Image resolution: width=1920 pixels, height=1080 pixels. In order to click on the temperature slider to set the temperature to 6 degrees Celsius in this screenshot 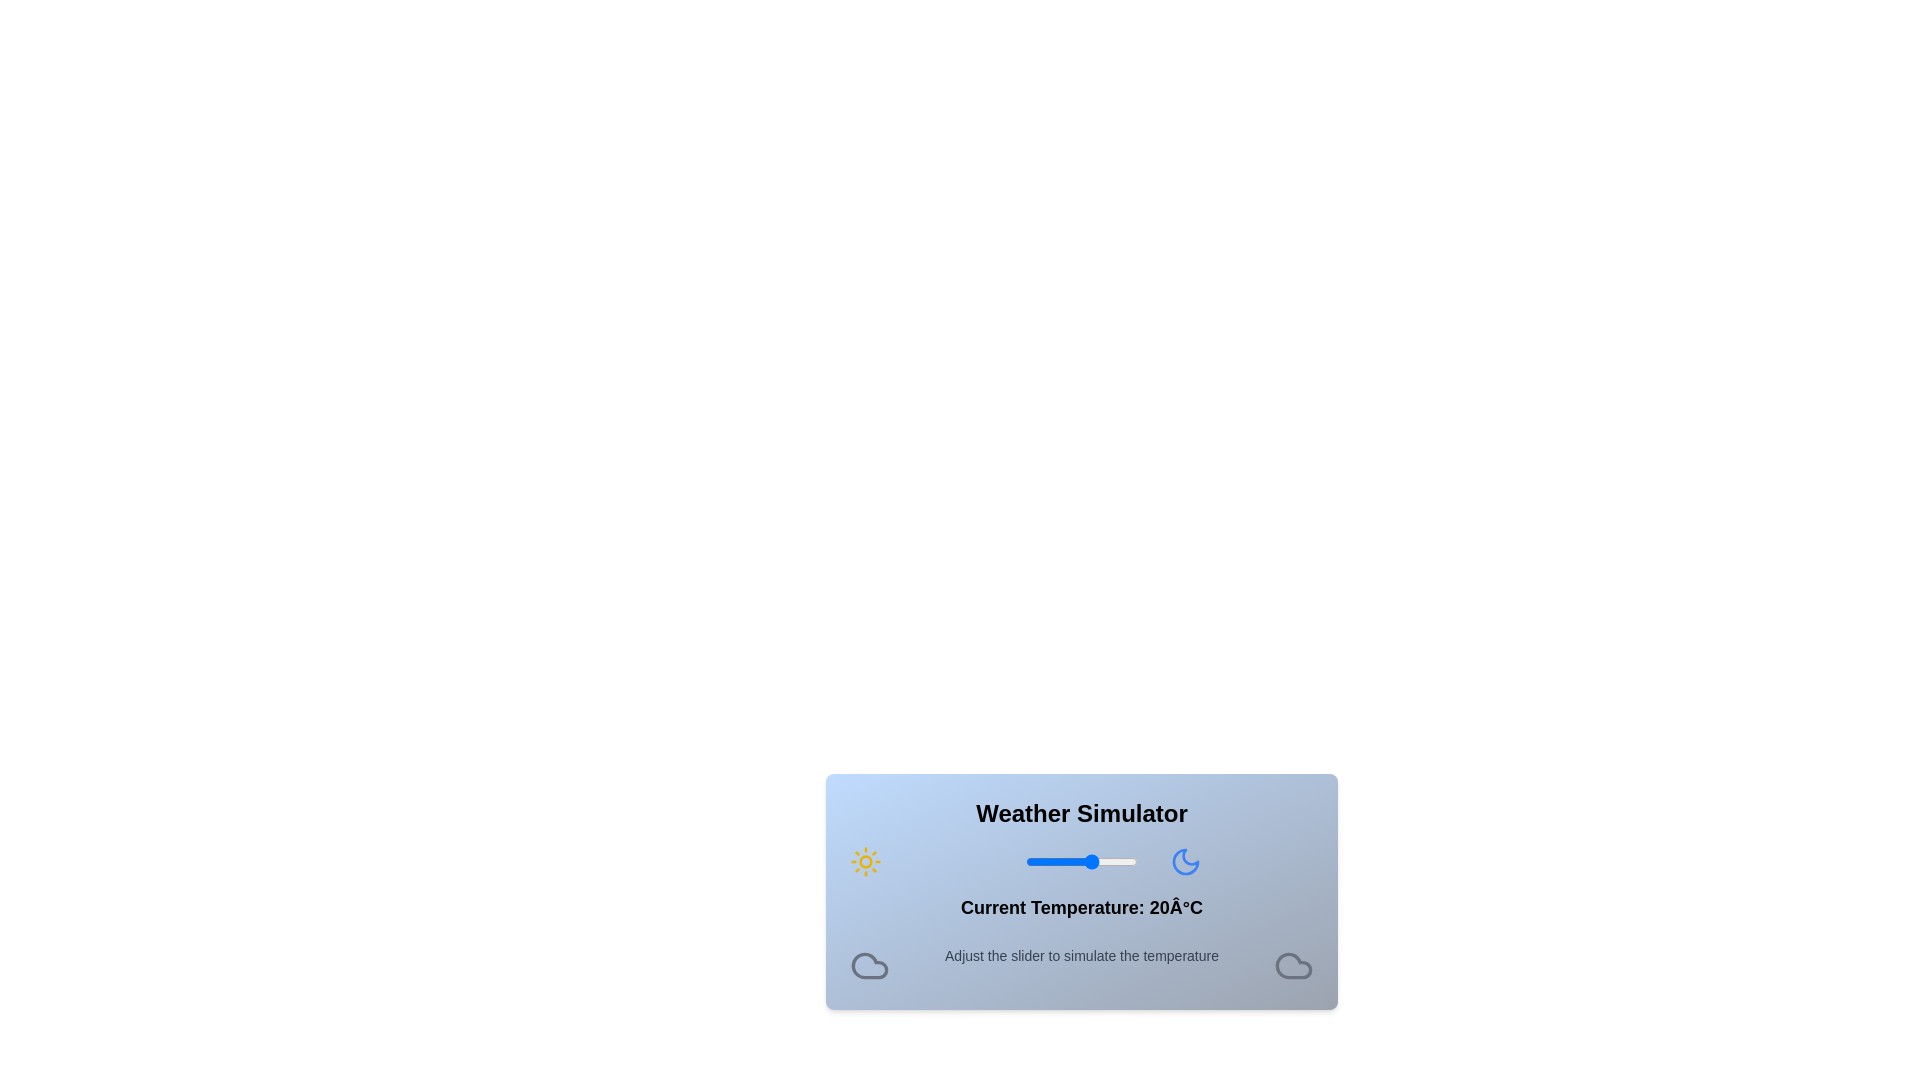, I will do `click(1060, 860)`.